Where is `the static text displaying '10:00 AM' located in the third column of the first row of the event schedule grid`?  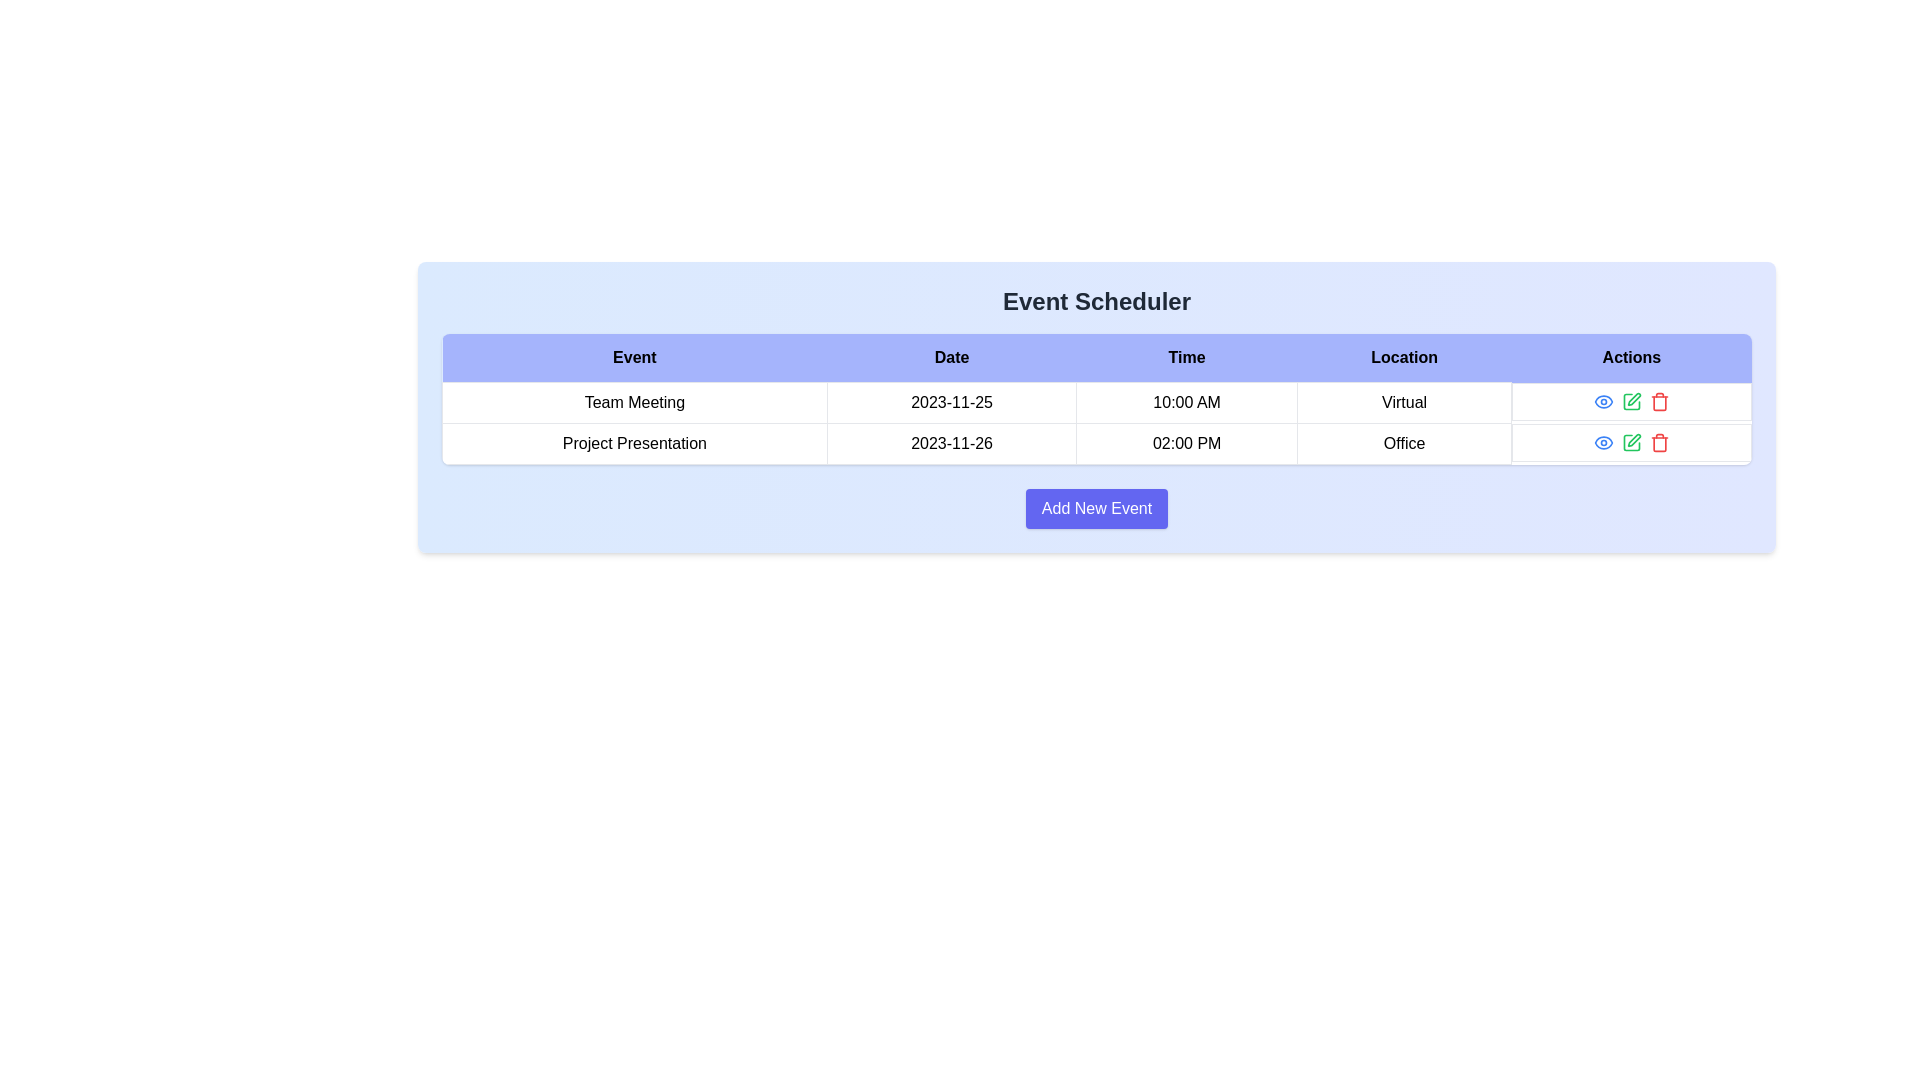 the static text displaying '10:00 AM' located in the third column of the first row of the event schedule grid is located at coordinates (1187, 402).